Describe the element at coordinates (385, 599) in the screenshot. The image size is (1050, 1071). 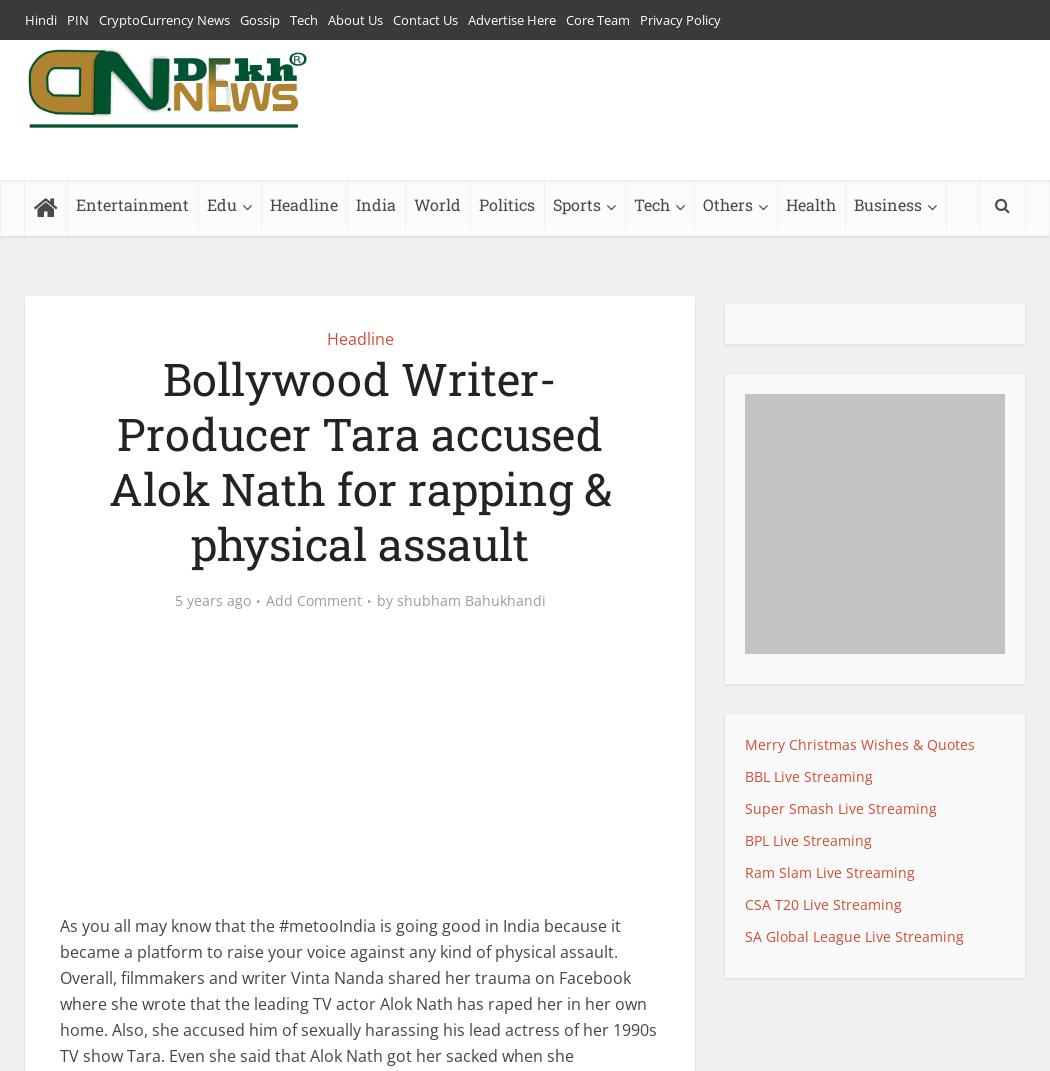
I see `'by'` at that location.